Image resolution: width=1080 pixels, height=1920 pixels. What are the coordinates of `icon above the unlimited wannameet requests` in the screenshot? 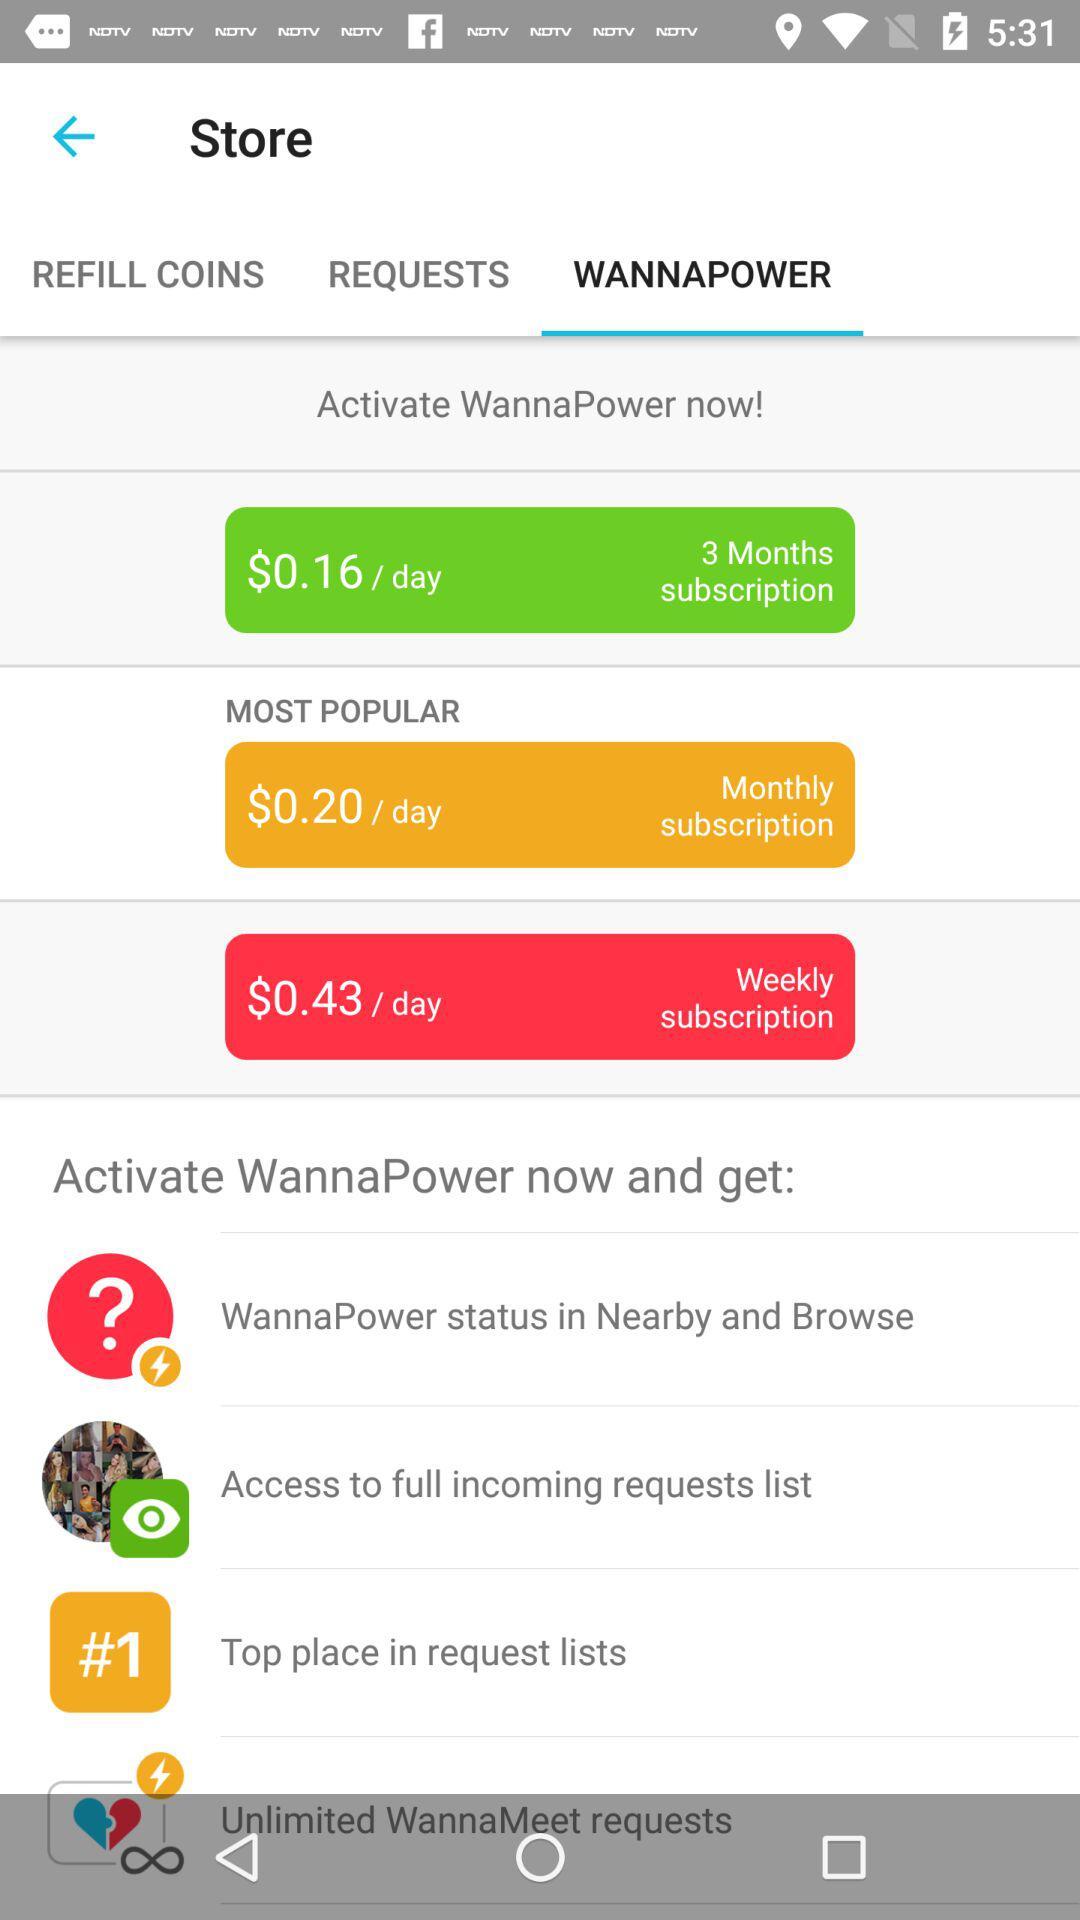 It's located at (650, 1652).